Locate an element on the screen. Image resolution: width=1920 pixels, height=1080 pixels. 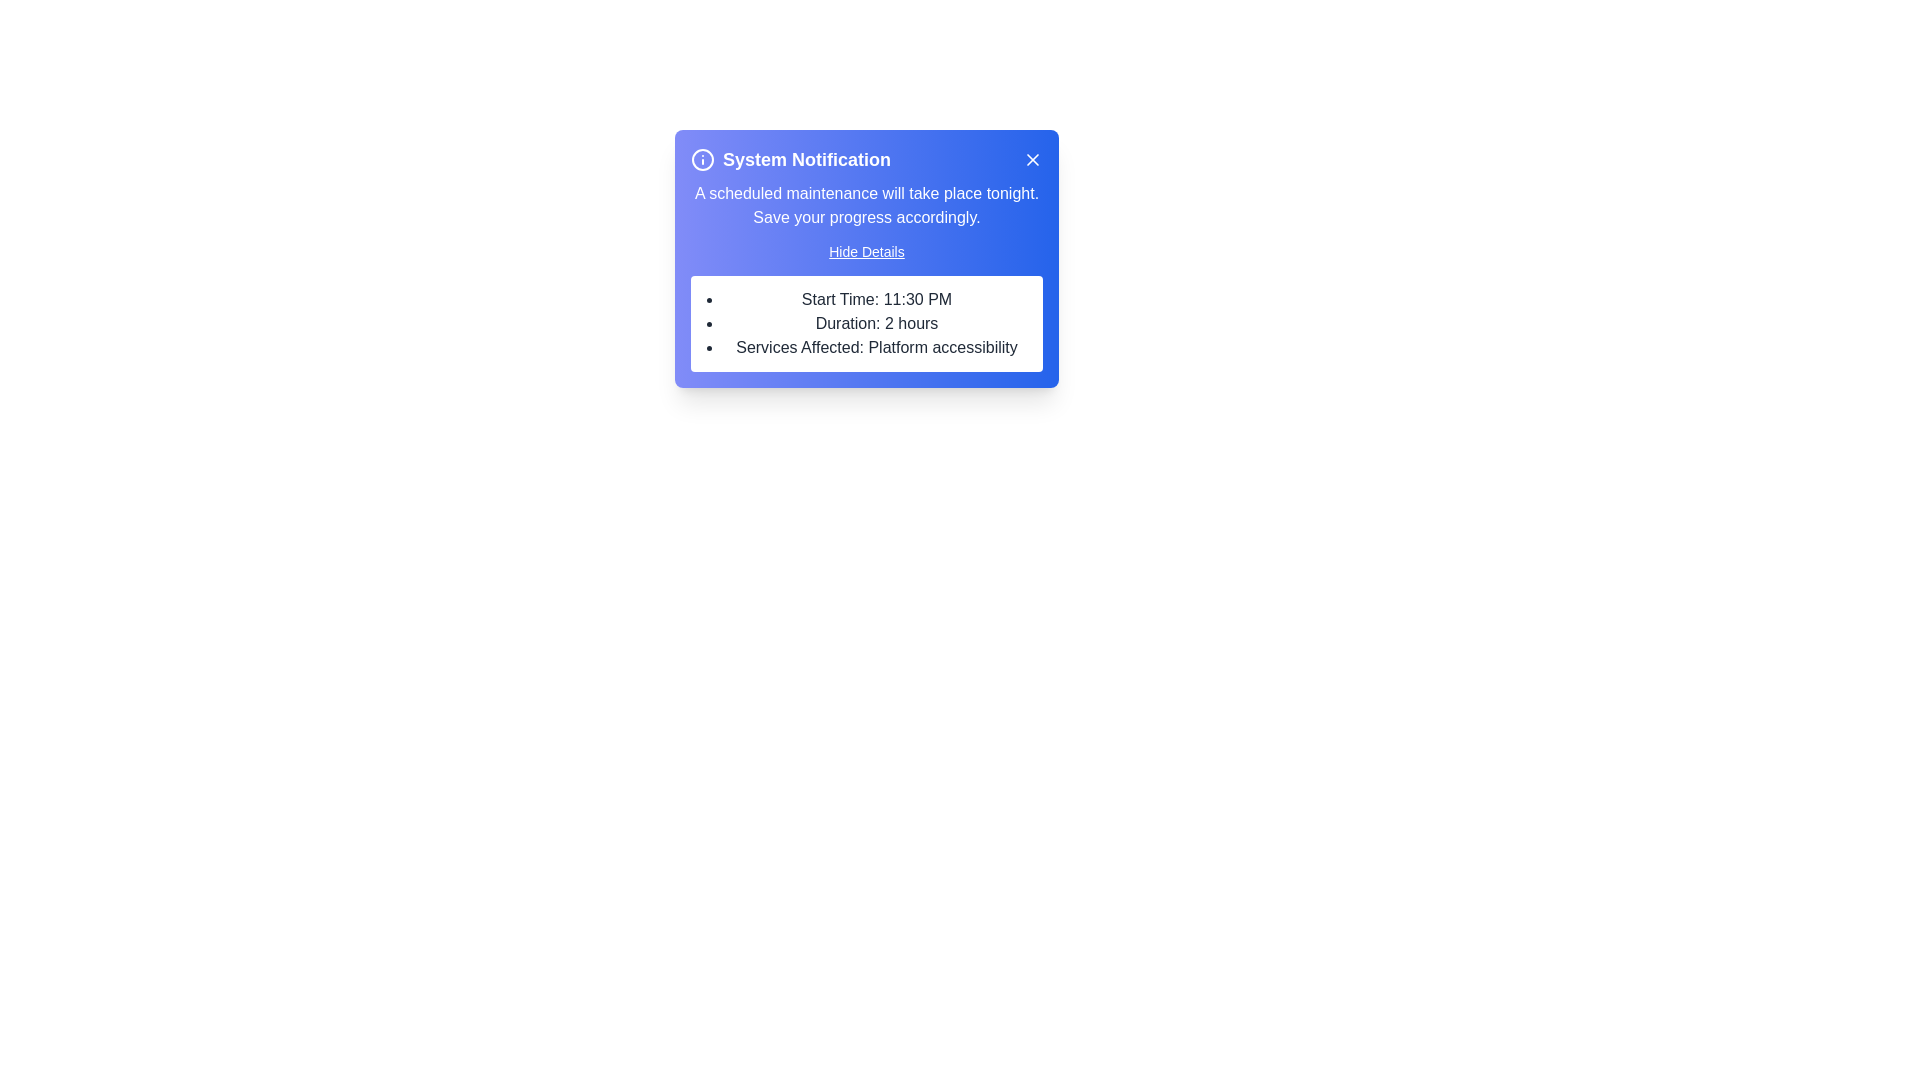
the 'X' button to close the notification is located at coordinates (1032, 158).